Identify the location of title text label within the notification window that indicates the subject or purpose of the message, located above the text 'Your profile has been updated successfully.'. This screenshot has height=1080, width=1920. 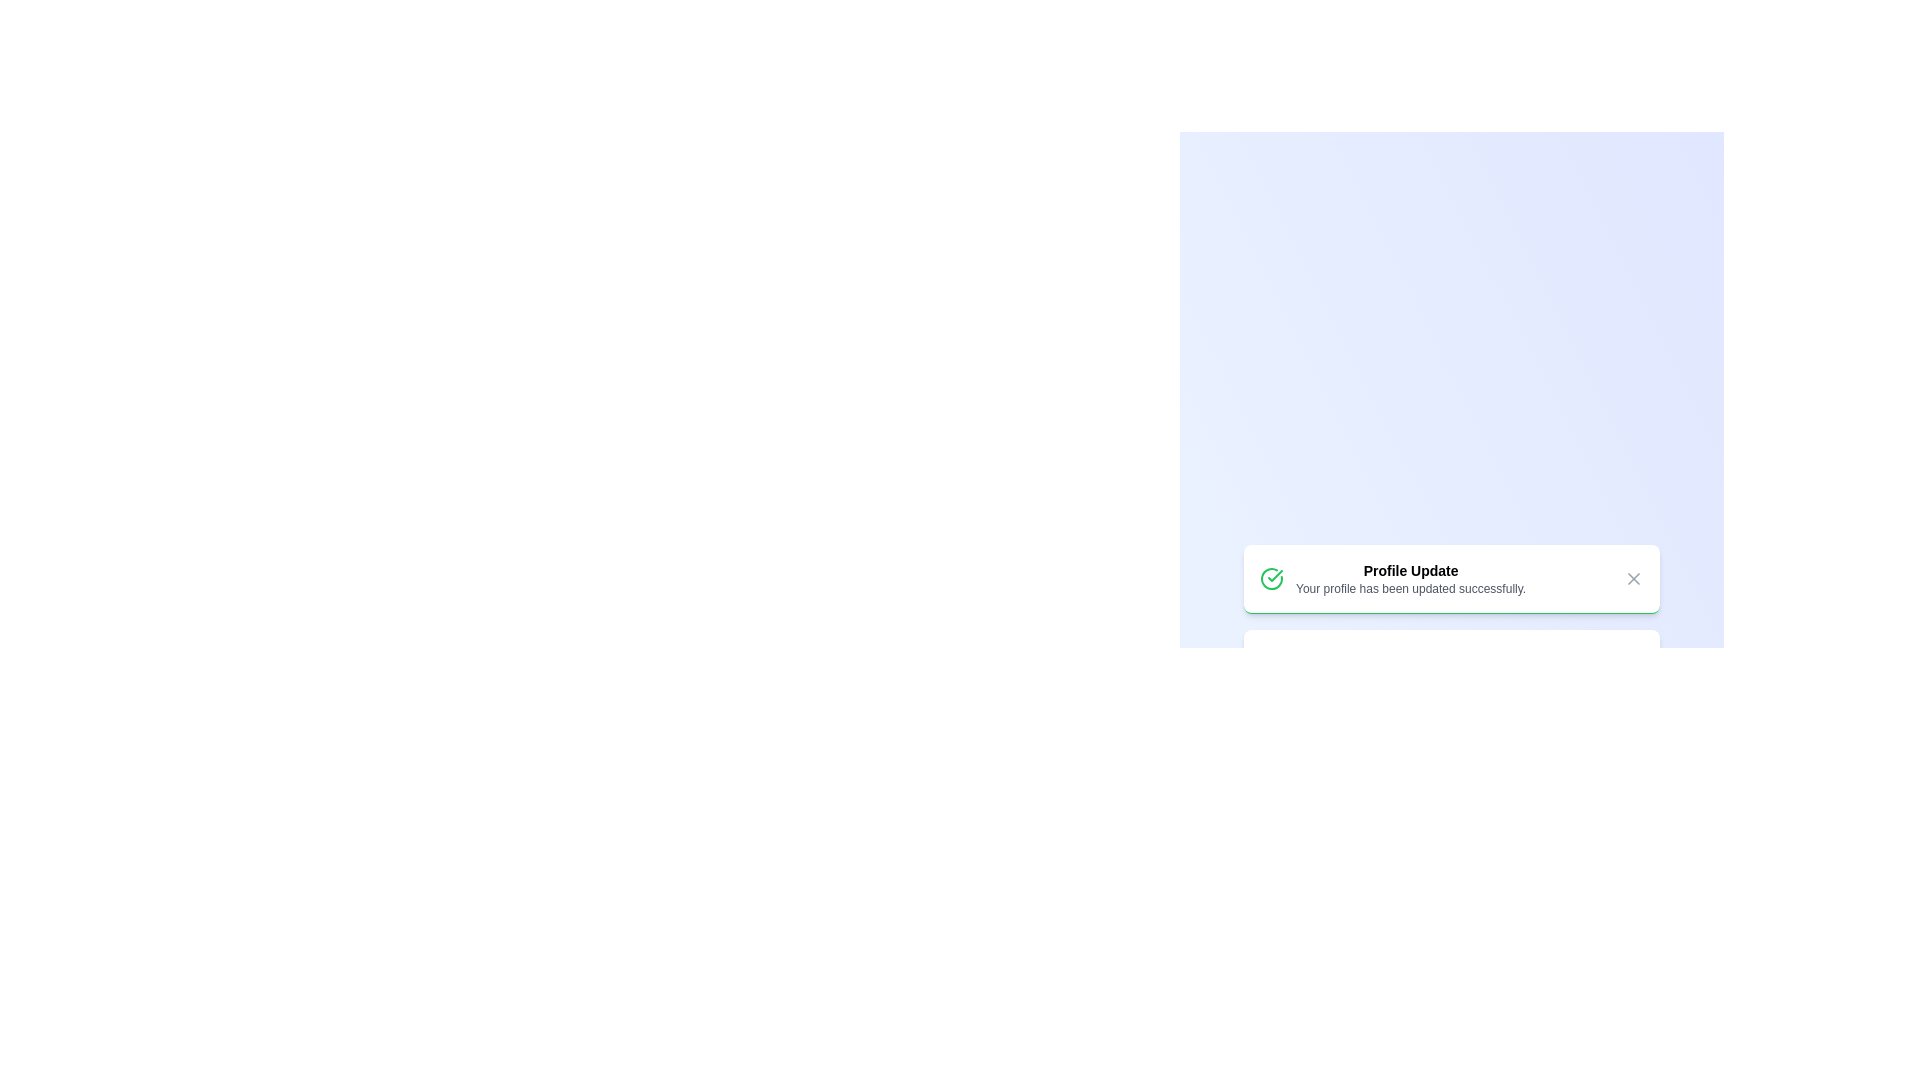
(1410, 570).